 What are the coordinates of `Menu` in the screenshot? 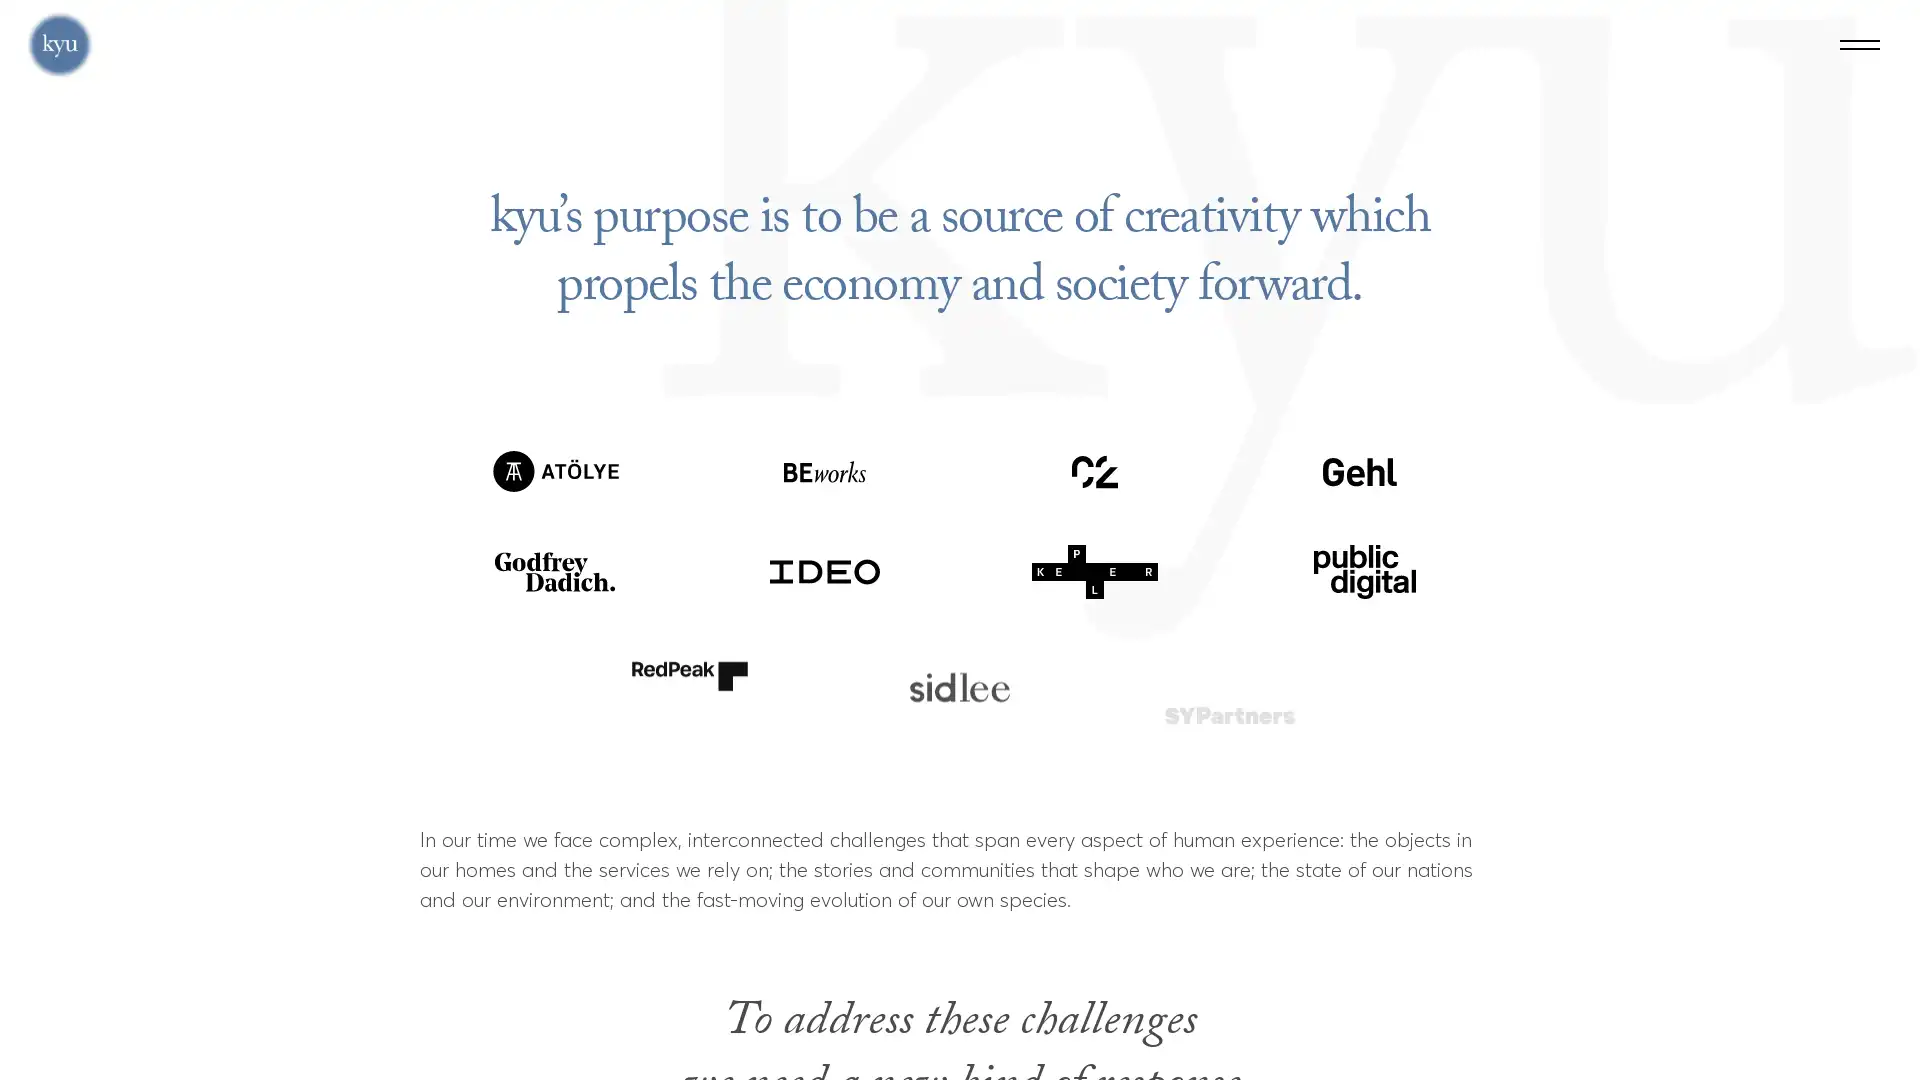 It's located at (1859, 45).